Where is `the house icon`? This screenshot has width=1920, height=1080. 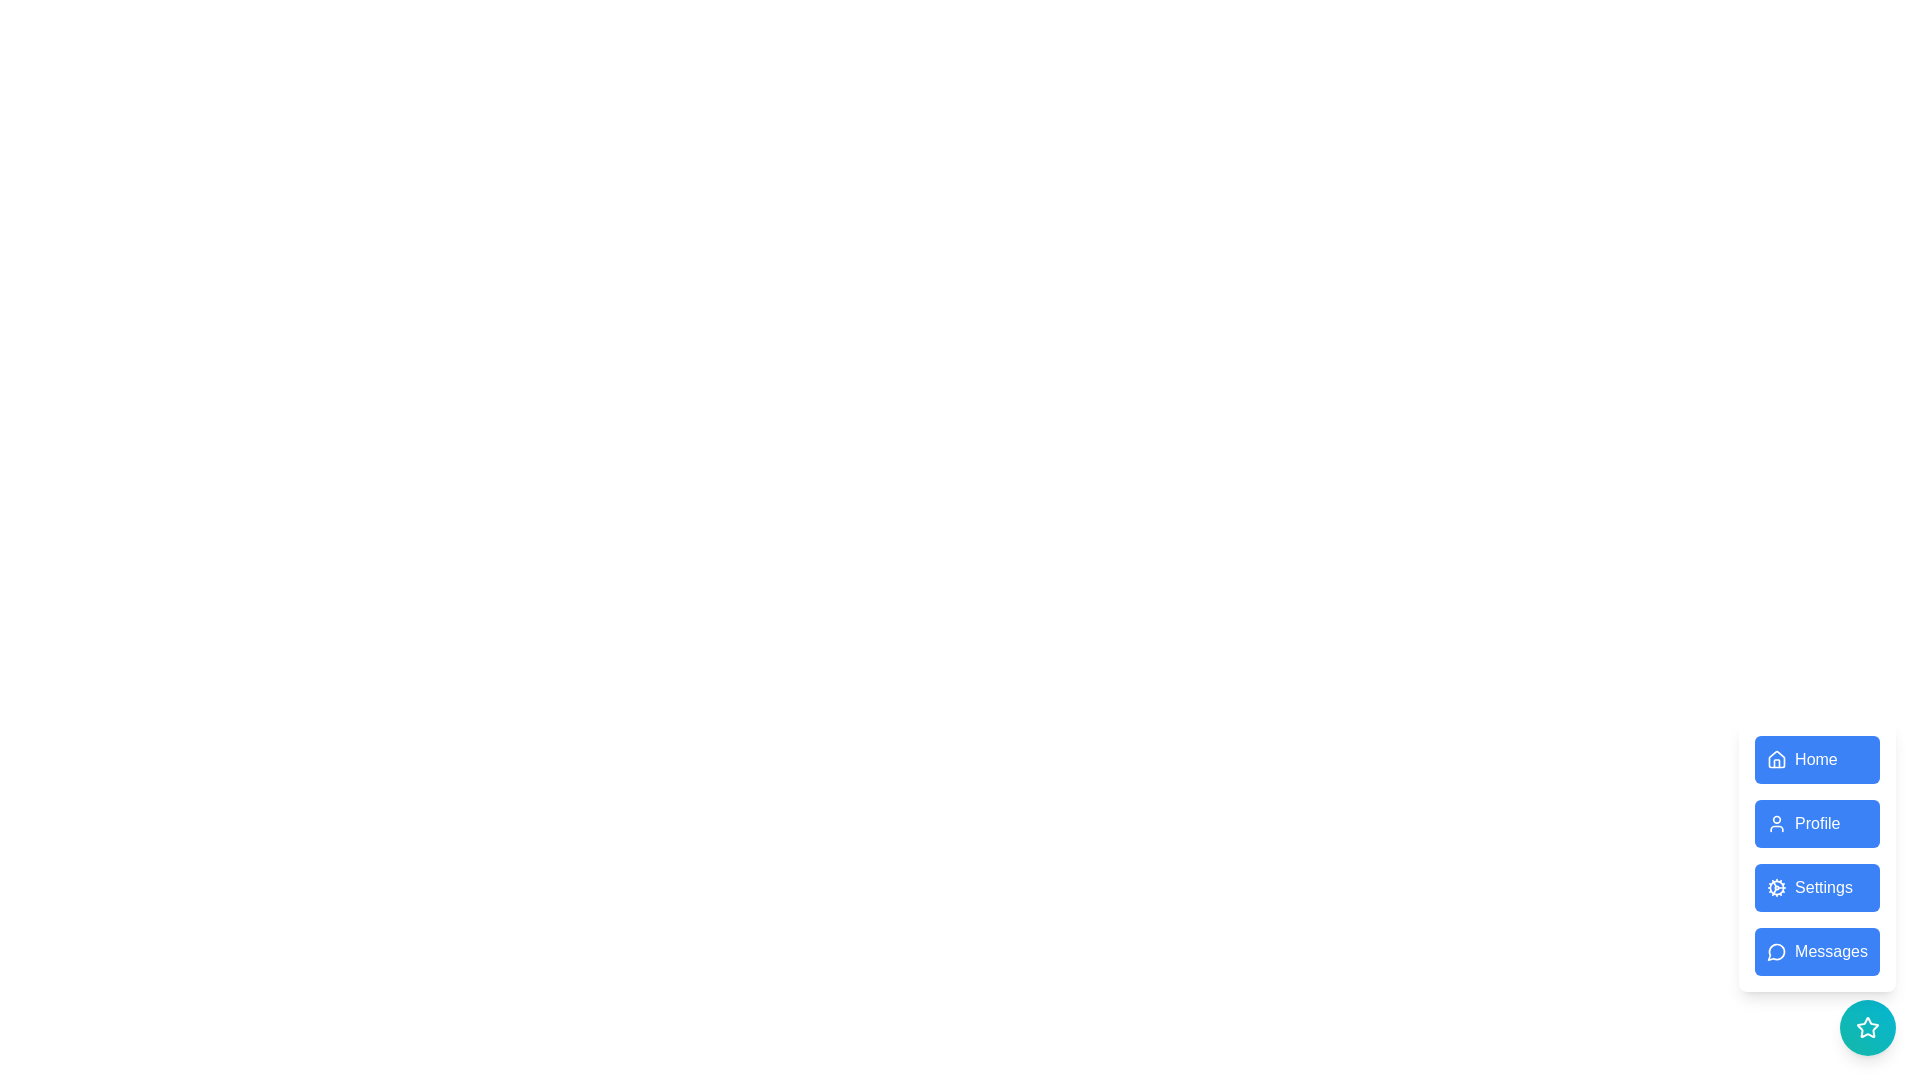 the house icon is located at coordinates (1777, 759).